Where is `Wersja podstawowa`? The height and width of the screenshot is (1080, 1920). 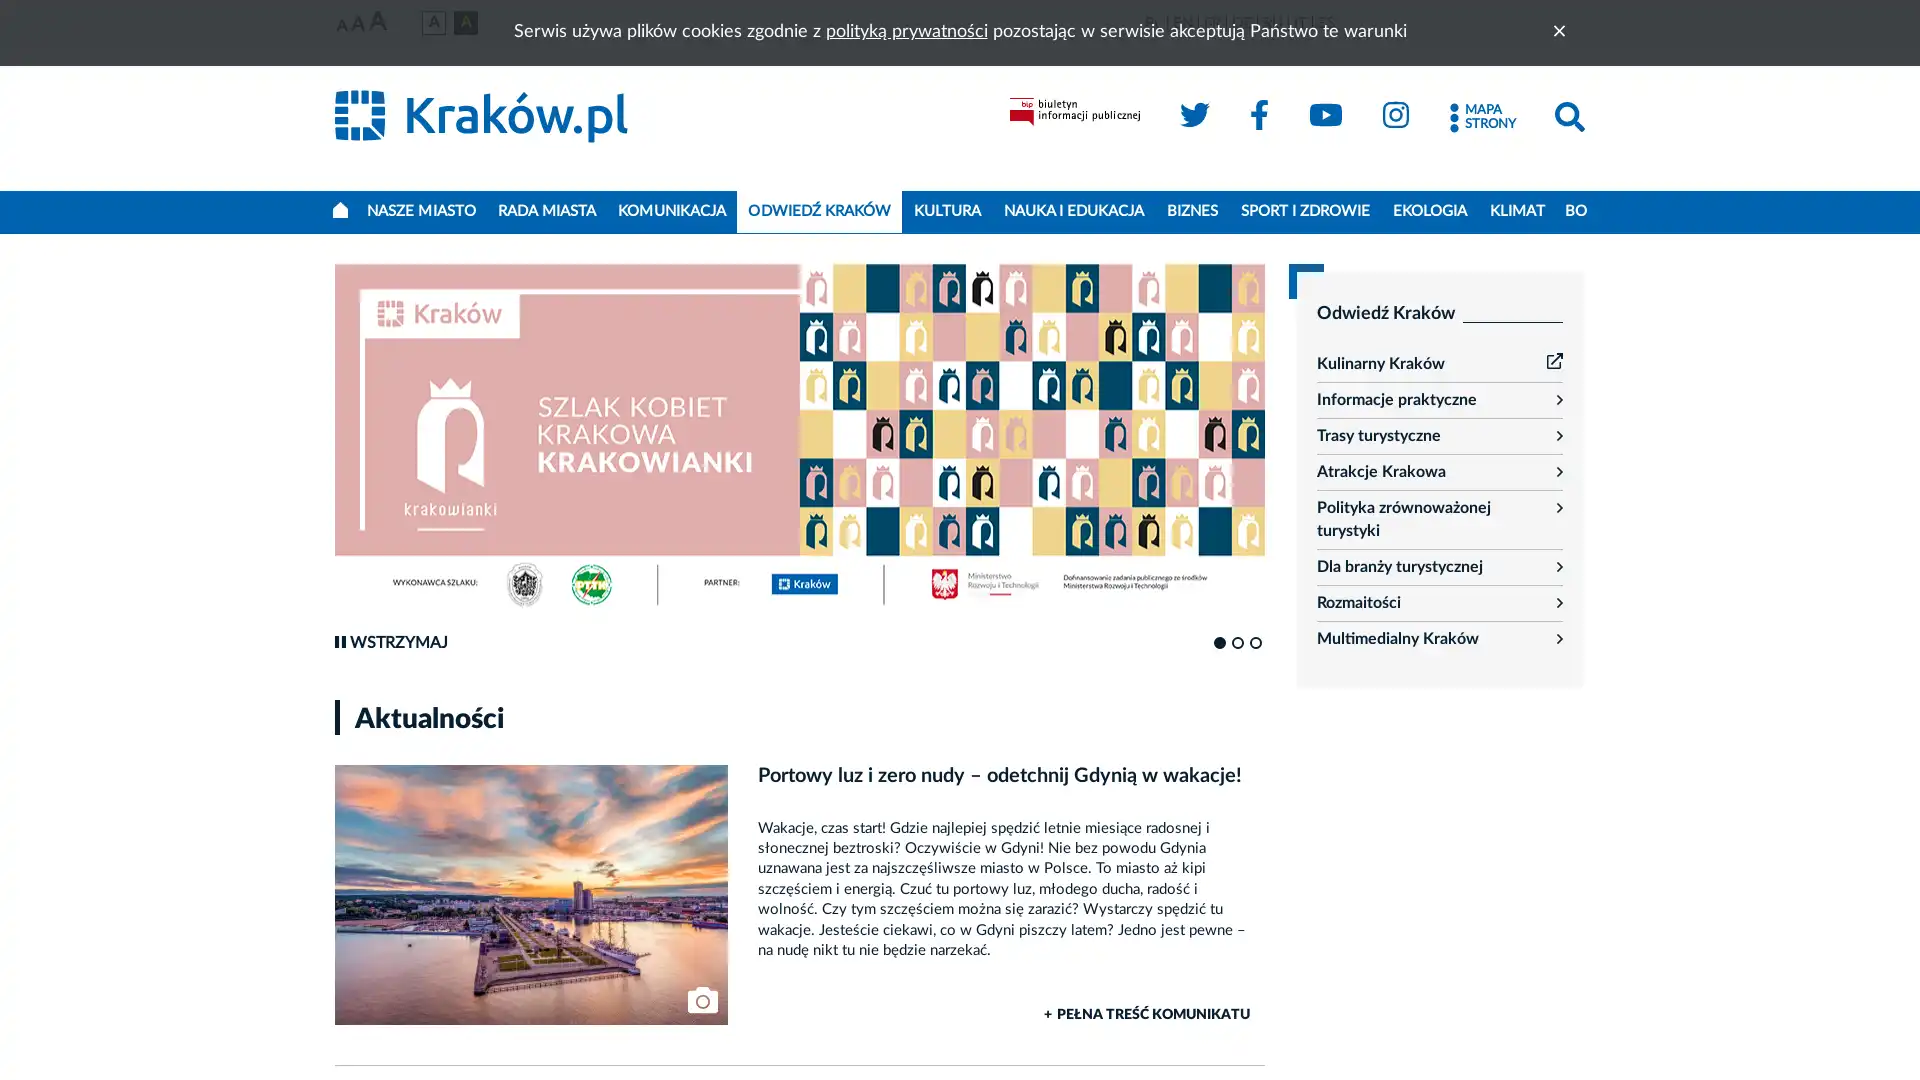
Wersja podstawowa is located at coordinates (432, 22).